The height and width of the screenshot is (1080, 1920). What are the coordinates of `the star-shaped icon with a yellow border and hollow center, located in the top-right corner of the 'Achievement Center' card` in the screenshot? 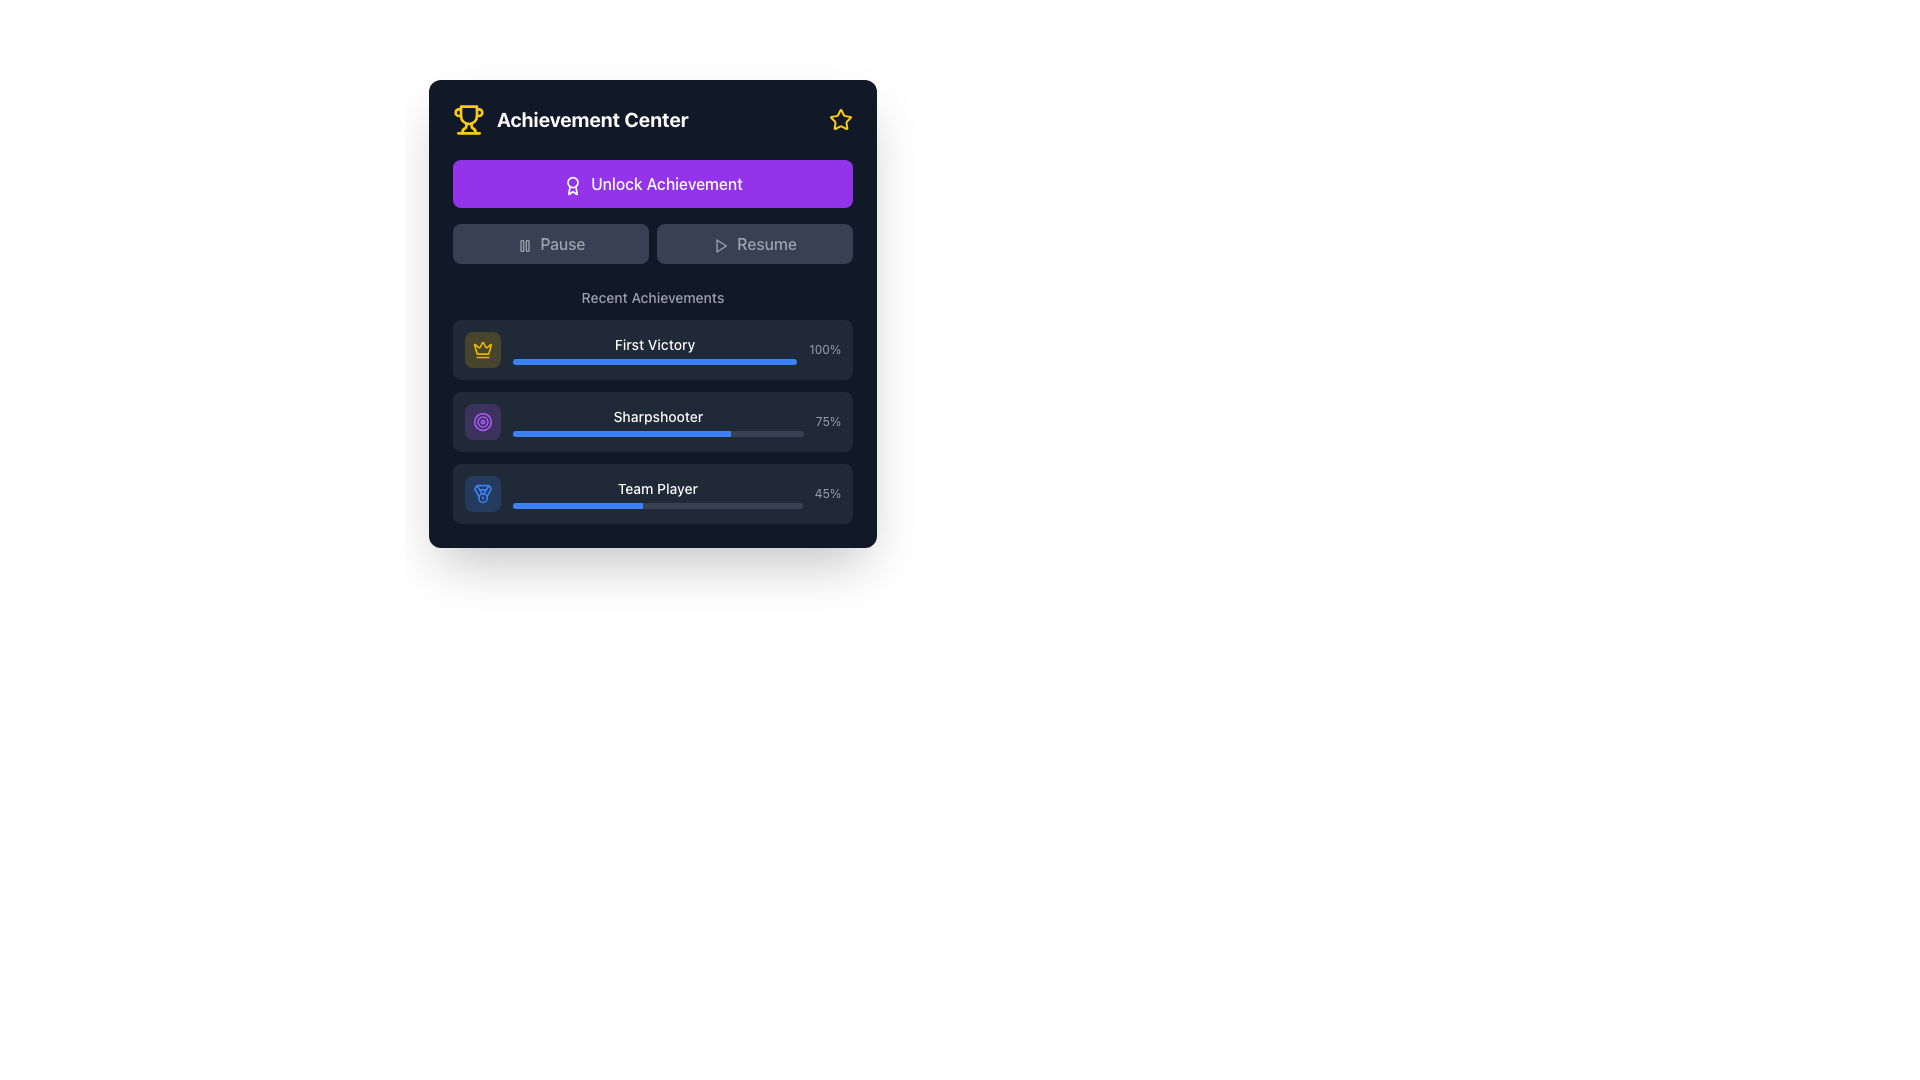 It's located at (840, 119).